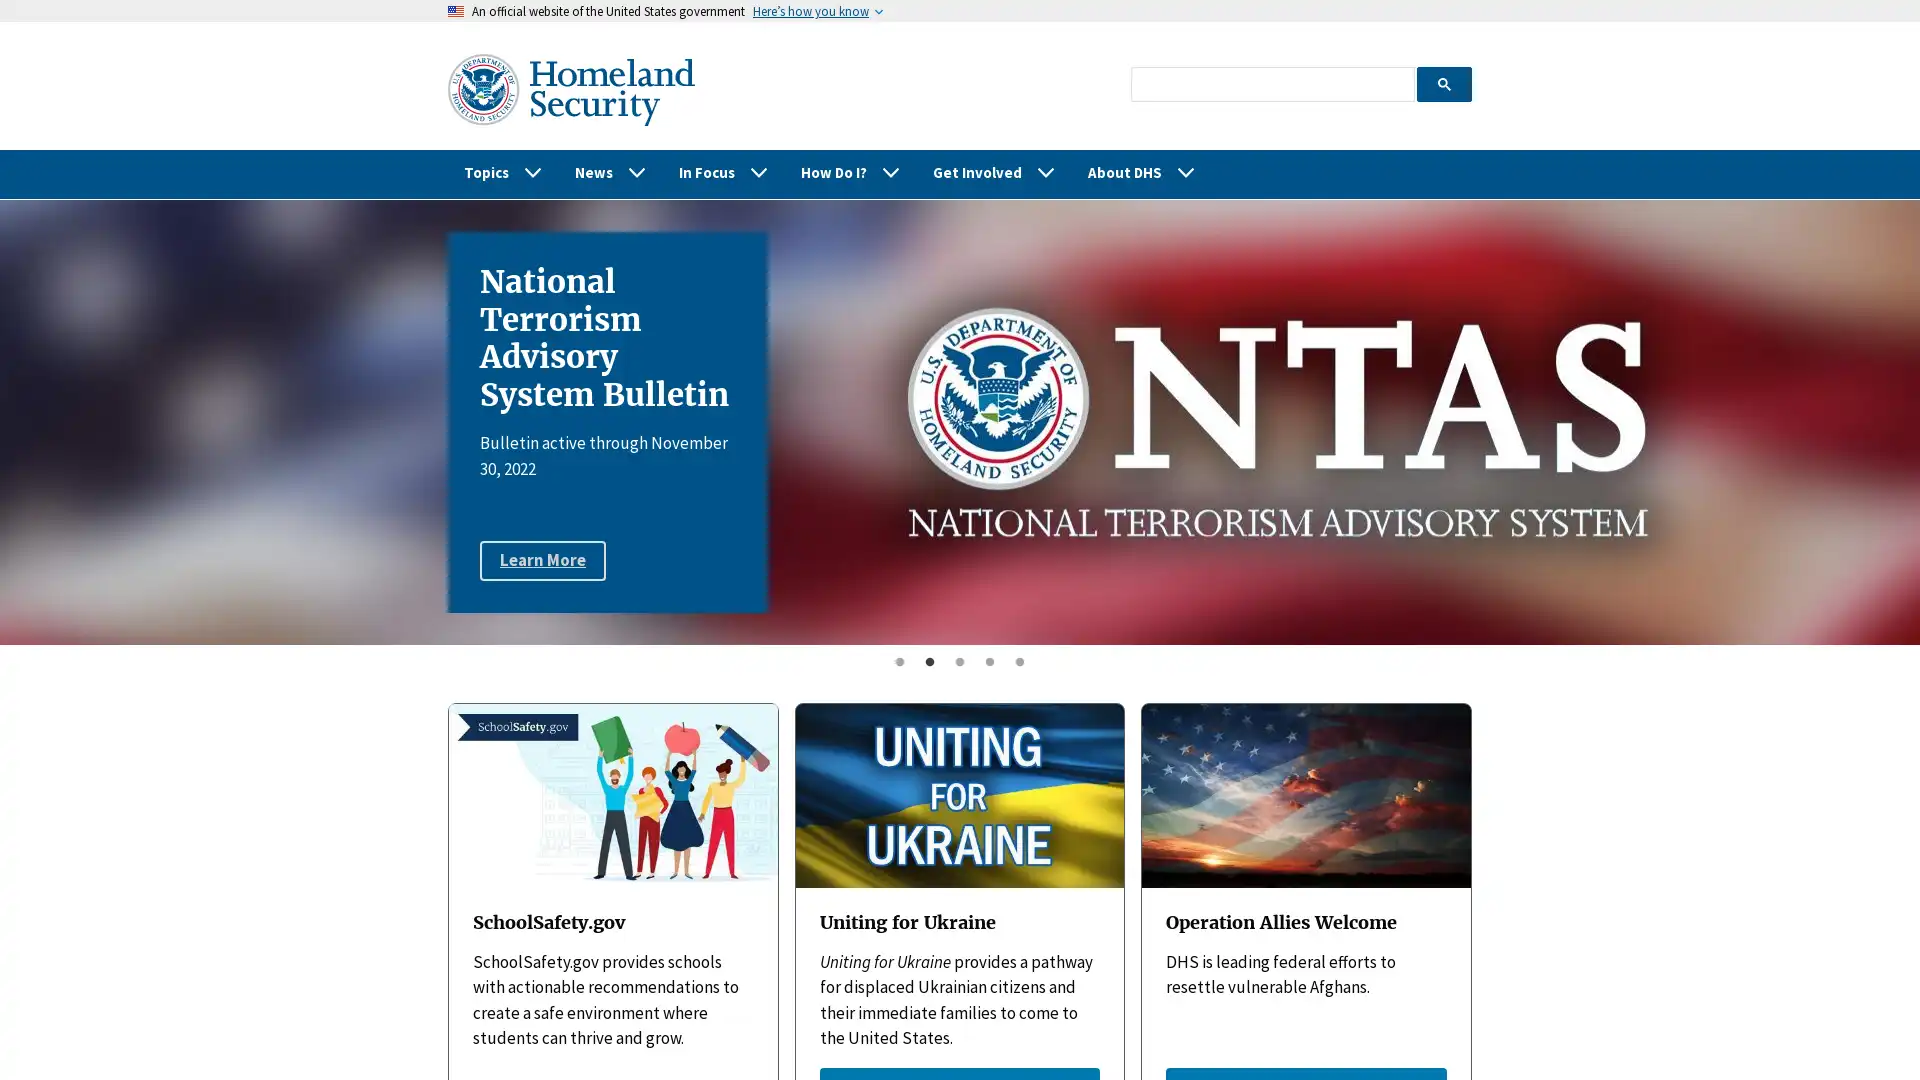  I want to click on Heres how you know, so click(811, 11).